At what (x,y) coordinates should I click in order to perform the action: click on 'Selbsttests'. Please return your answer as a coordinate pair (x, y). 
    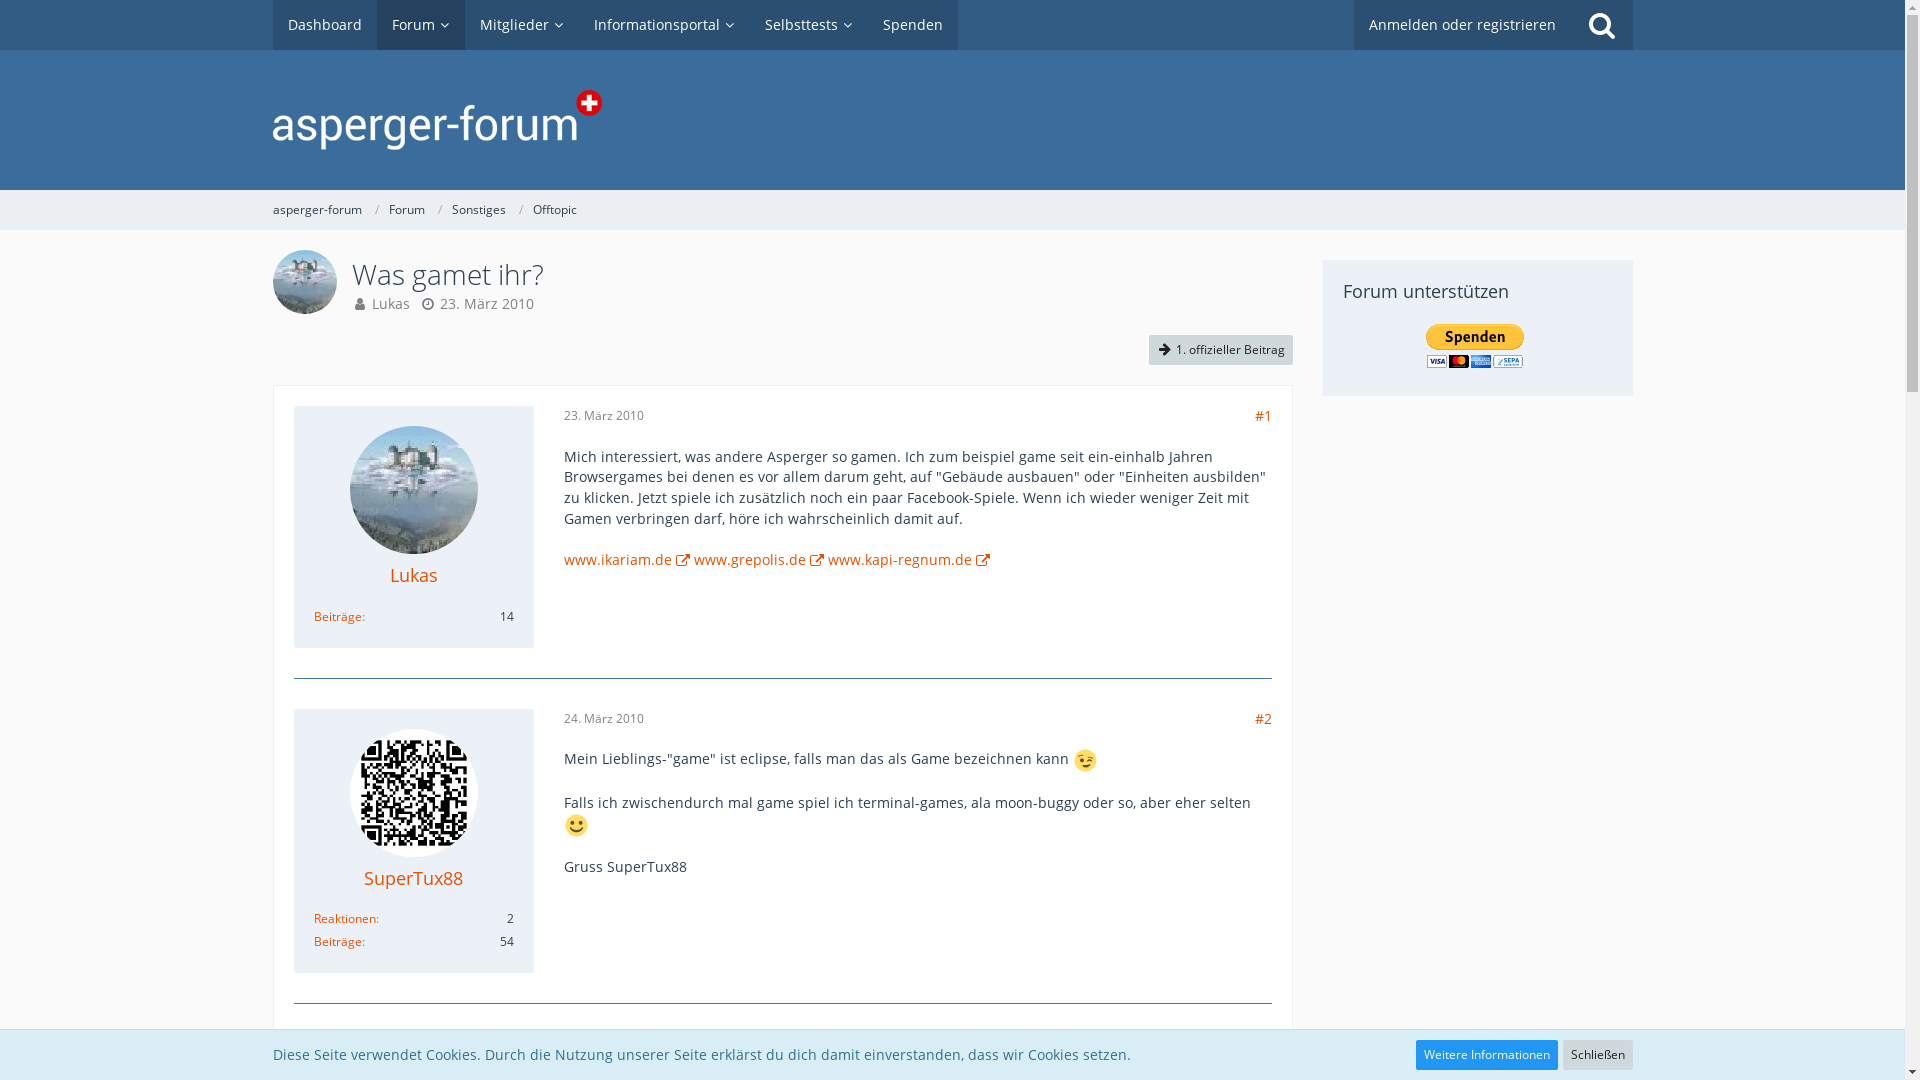
    Looking at the image, I should click on (809, 24).